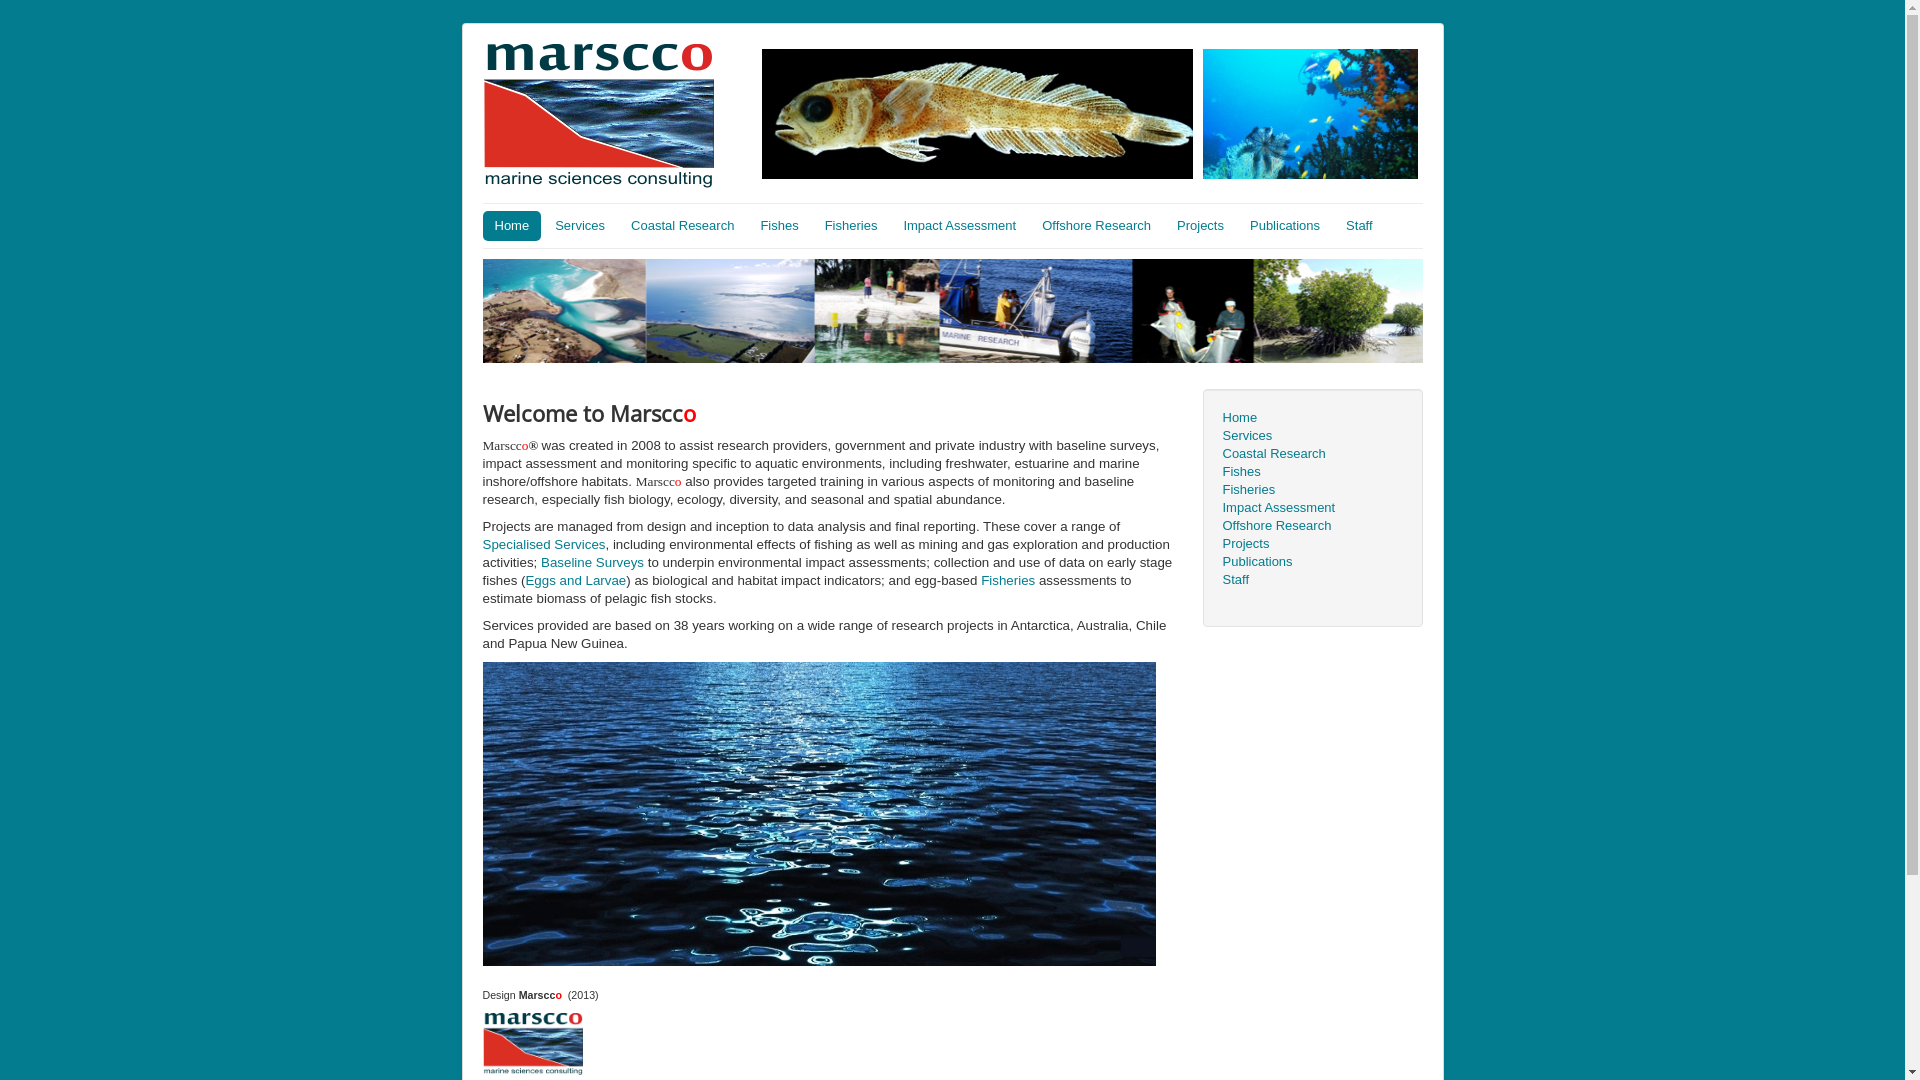 The width and height of the screenshot is (1920, 1080). What do you see at coordinates (1285, 225) in the screenshot?
I see `'Publications'` at bounding box center [1285, 225].